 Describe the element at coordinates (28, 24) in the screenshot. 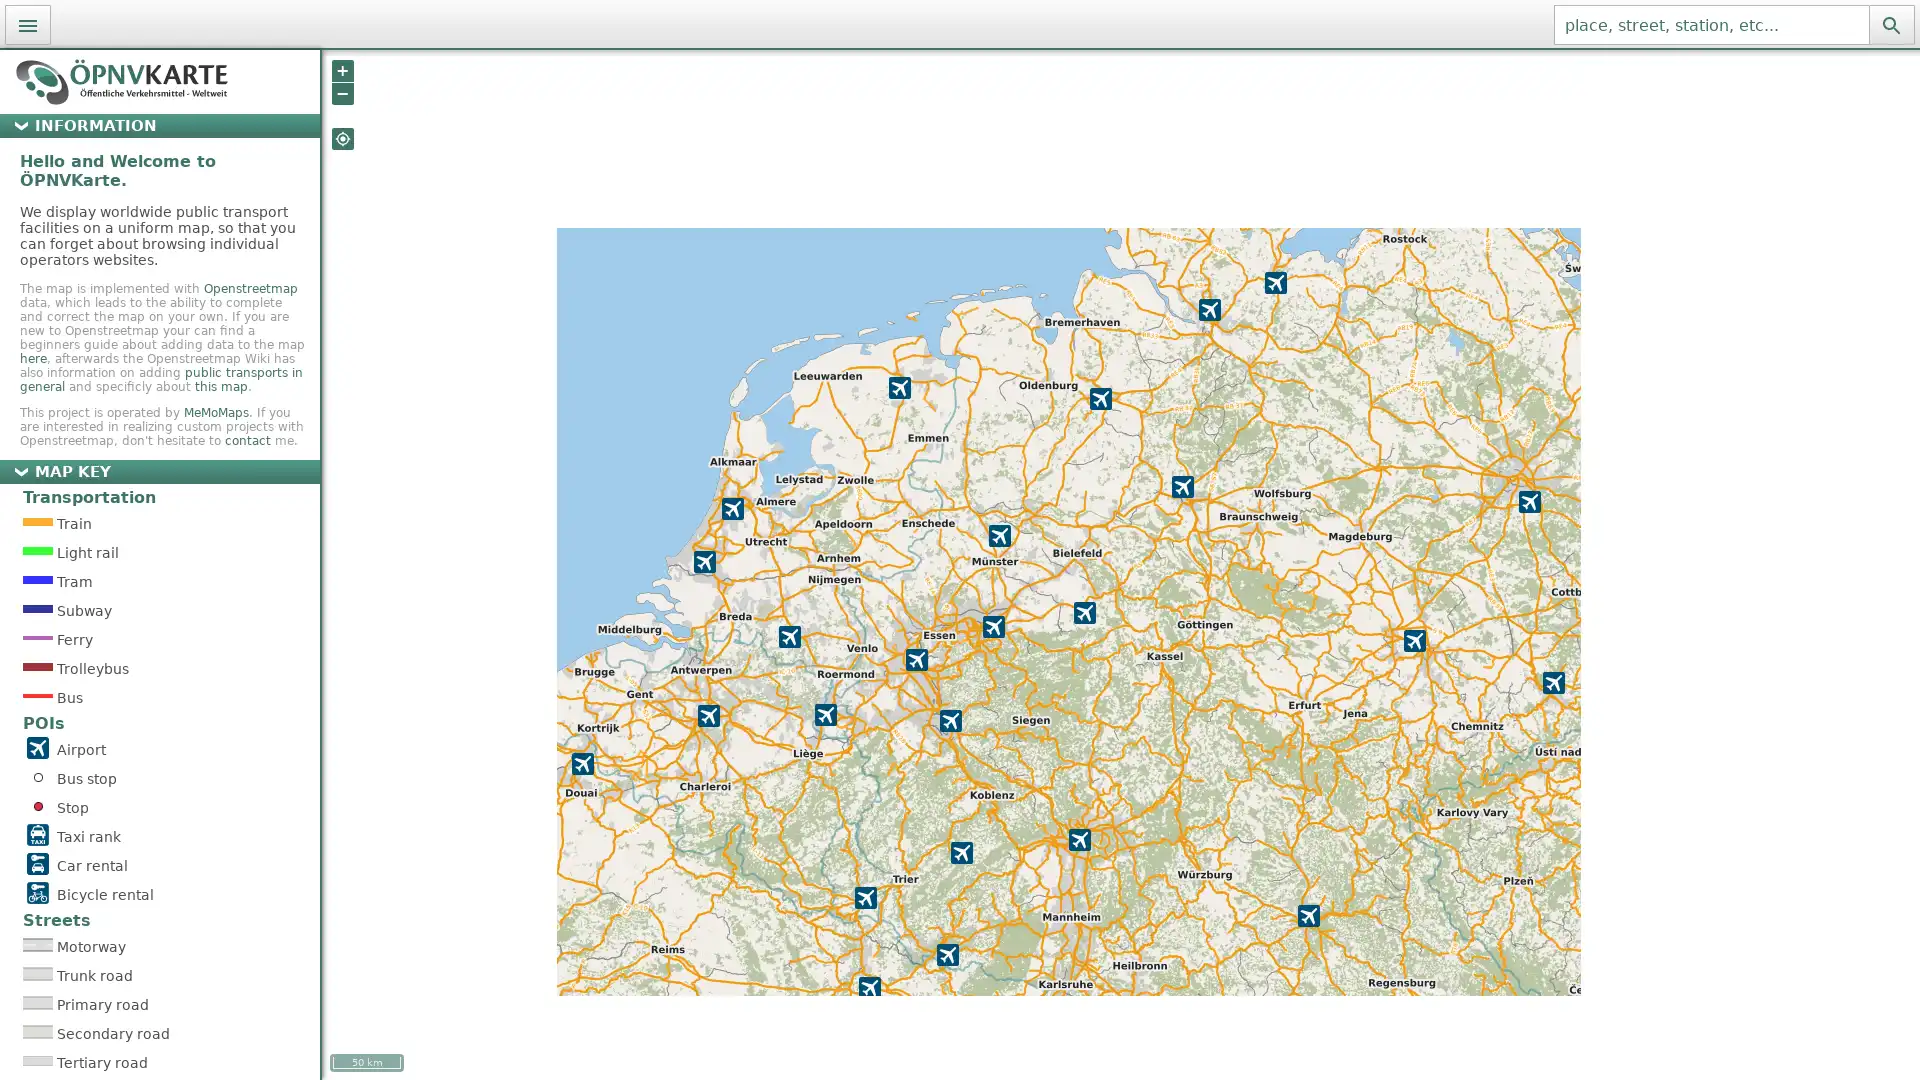

I see `Menu` at that location.